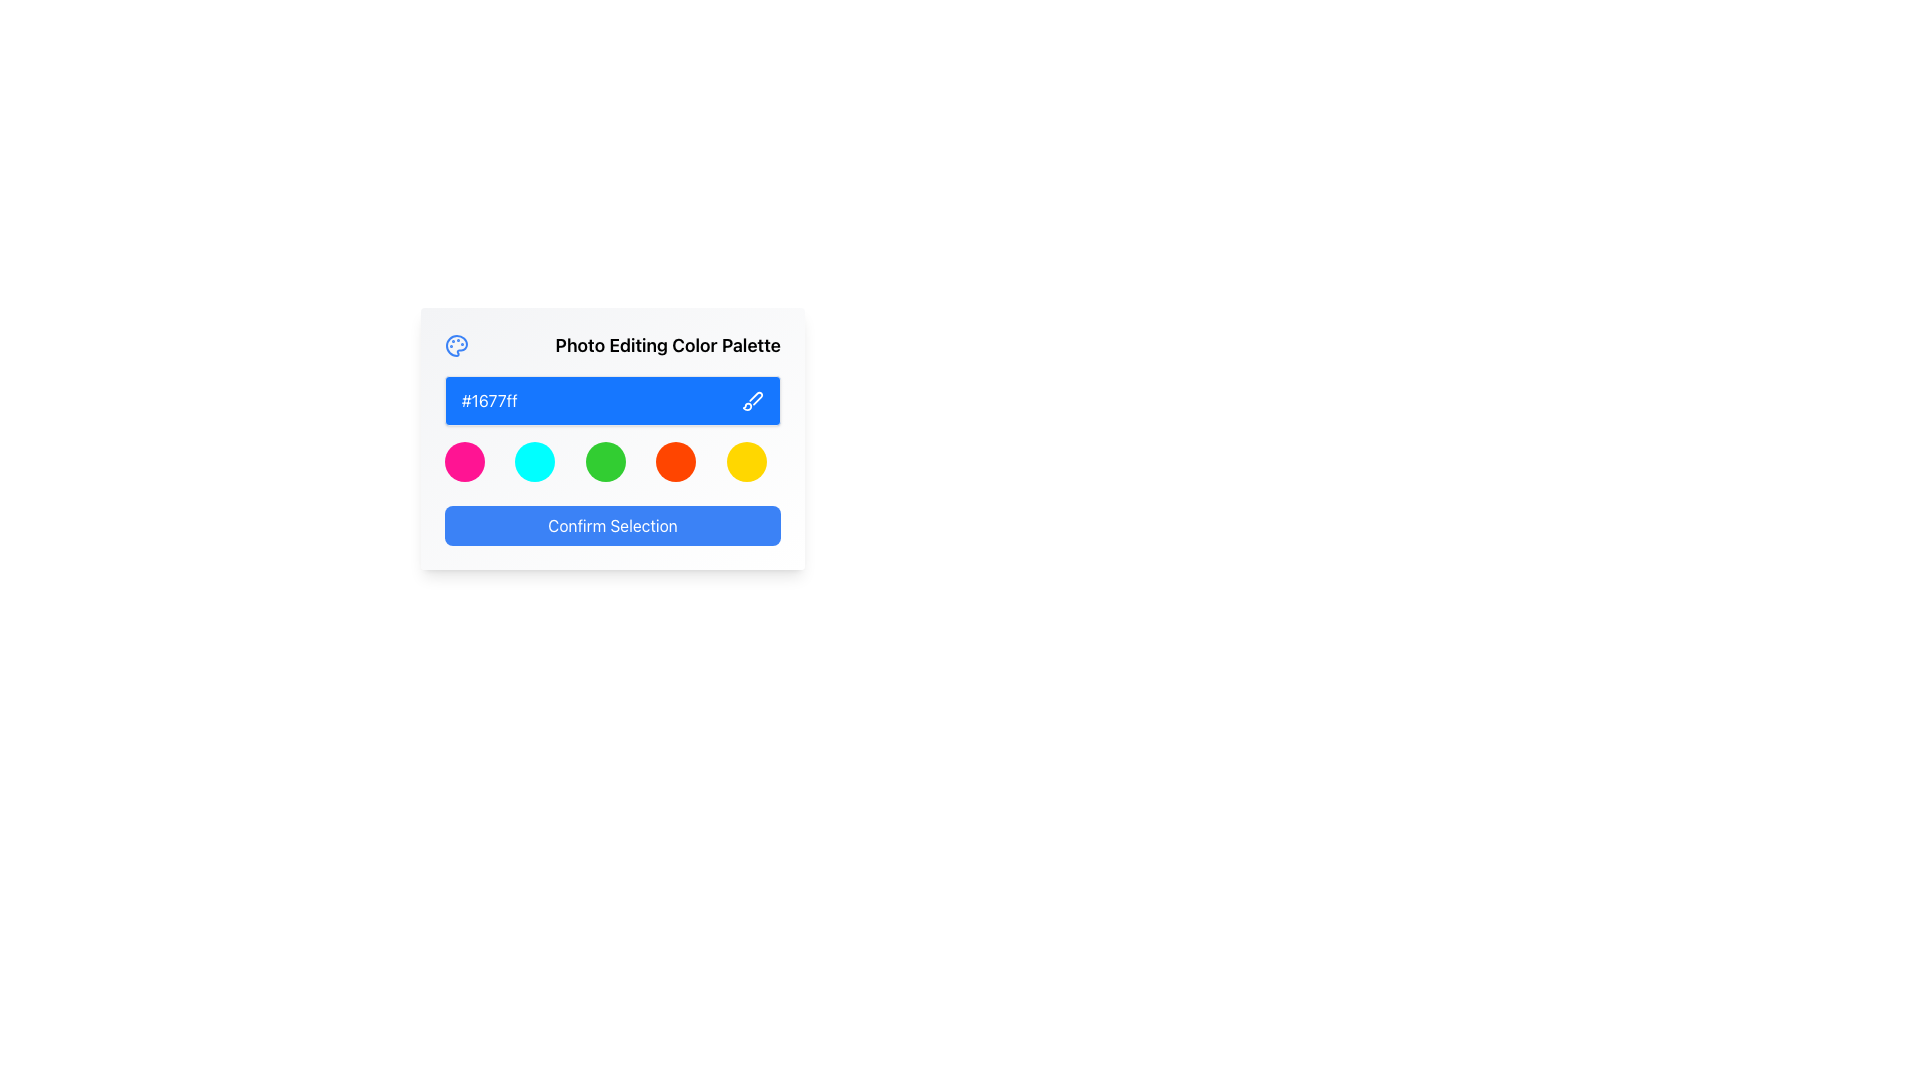 The image size is (1920, 1080). What do you see at coordinates (455, 345) in the screenshot?
I see `the painter's palette icon located to the left of the title 'Photo Editing Color Palette', characterized by its blue hue and multiple painted circles` at bounding box center [455, 345].